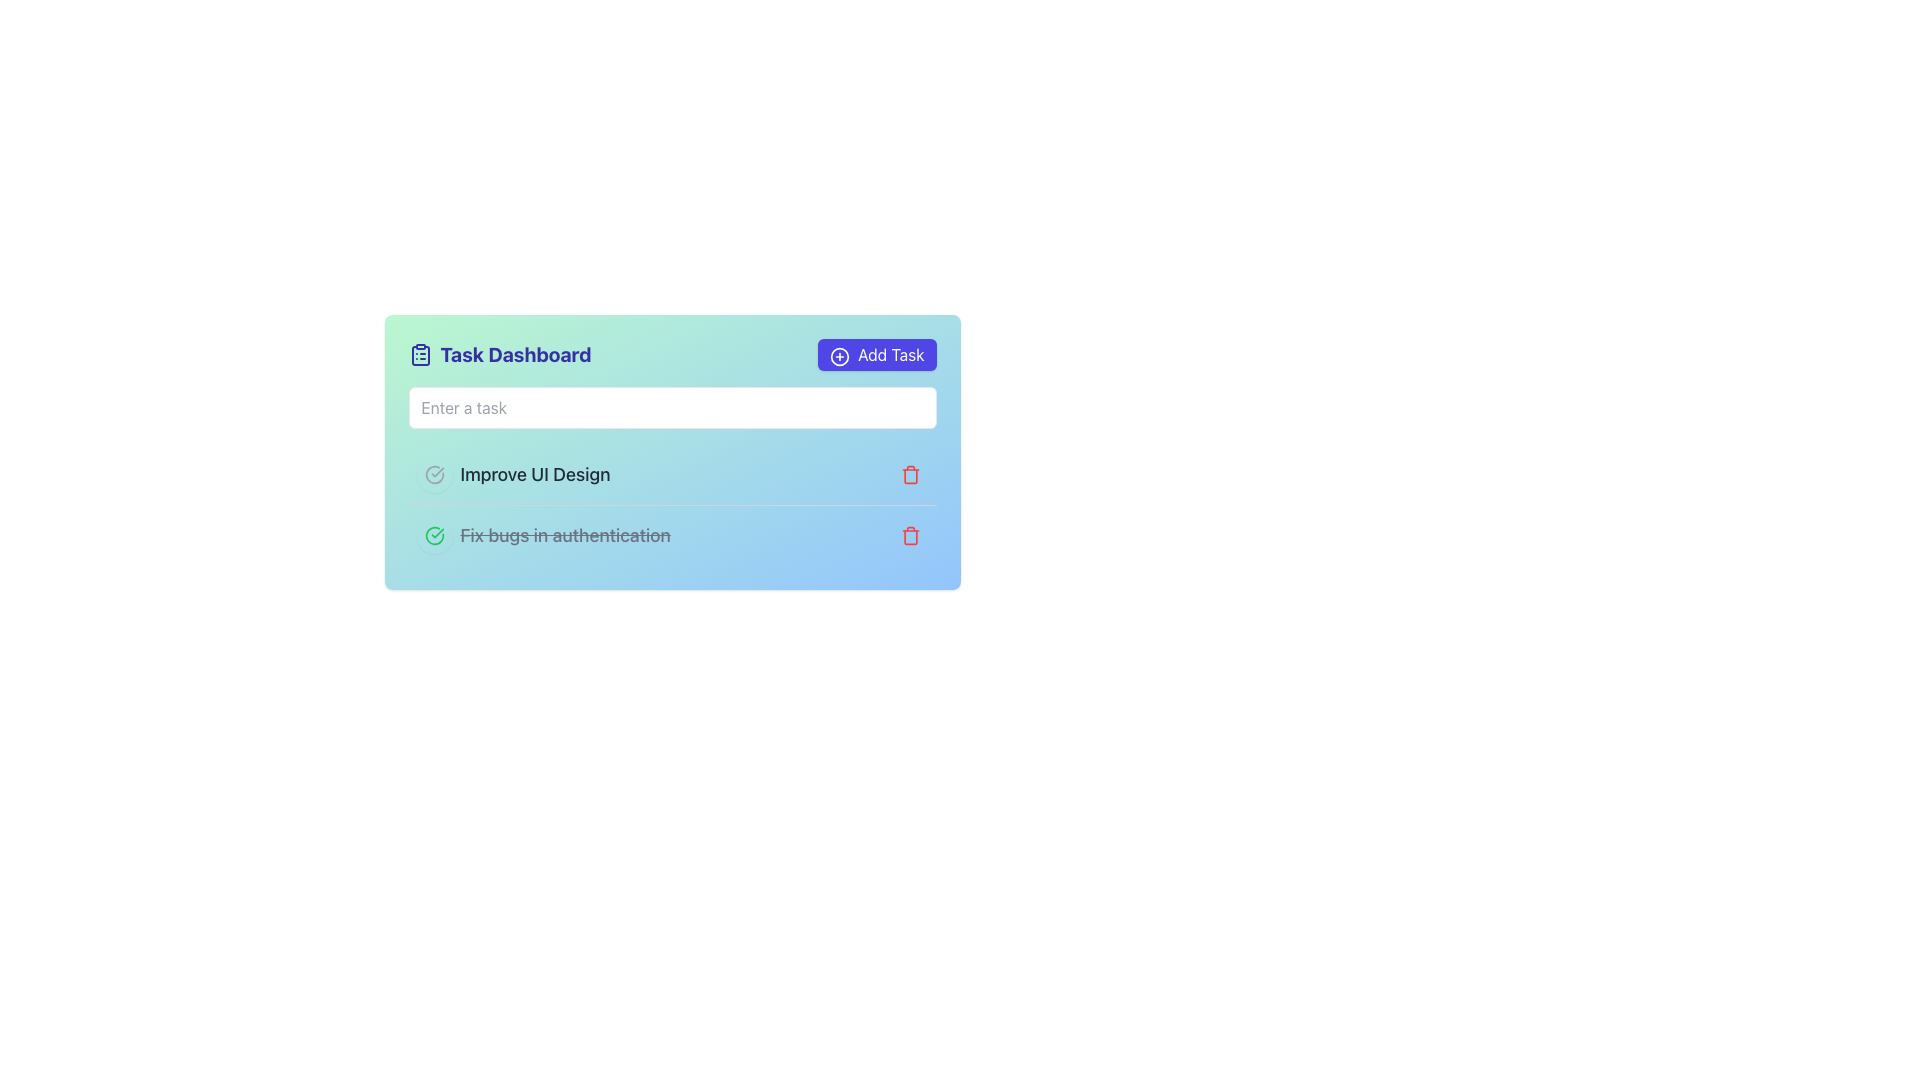 This screenshot has width=1920, height=1080. I want to click on the state of the circular icon with a checkmark, positioned to the left of the text 'Fix bugs in authentication', which is the second item in the vertical list of icons, so click(433, 474).